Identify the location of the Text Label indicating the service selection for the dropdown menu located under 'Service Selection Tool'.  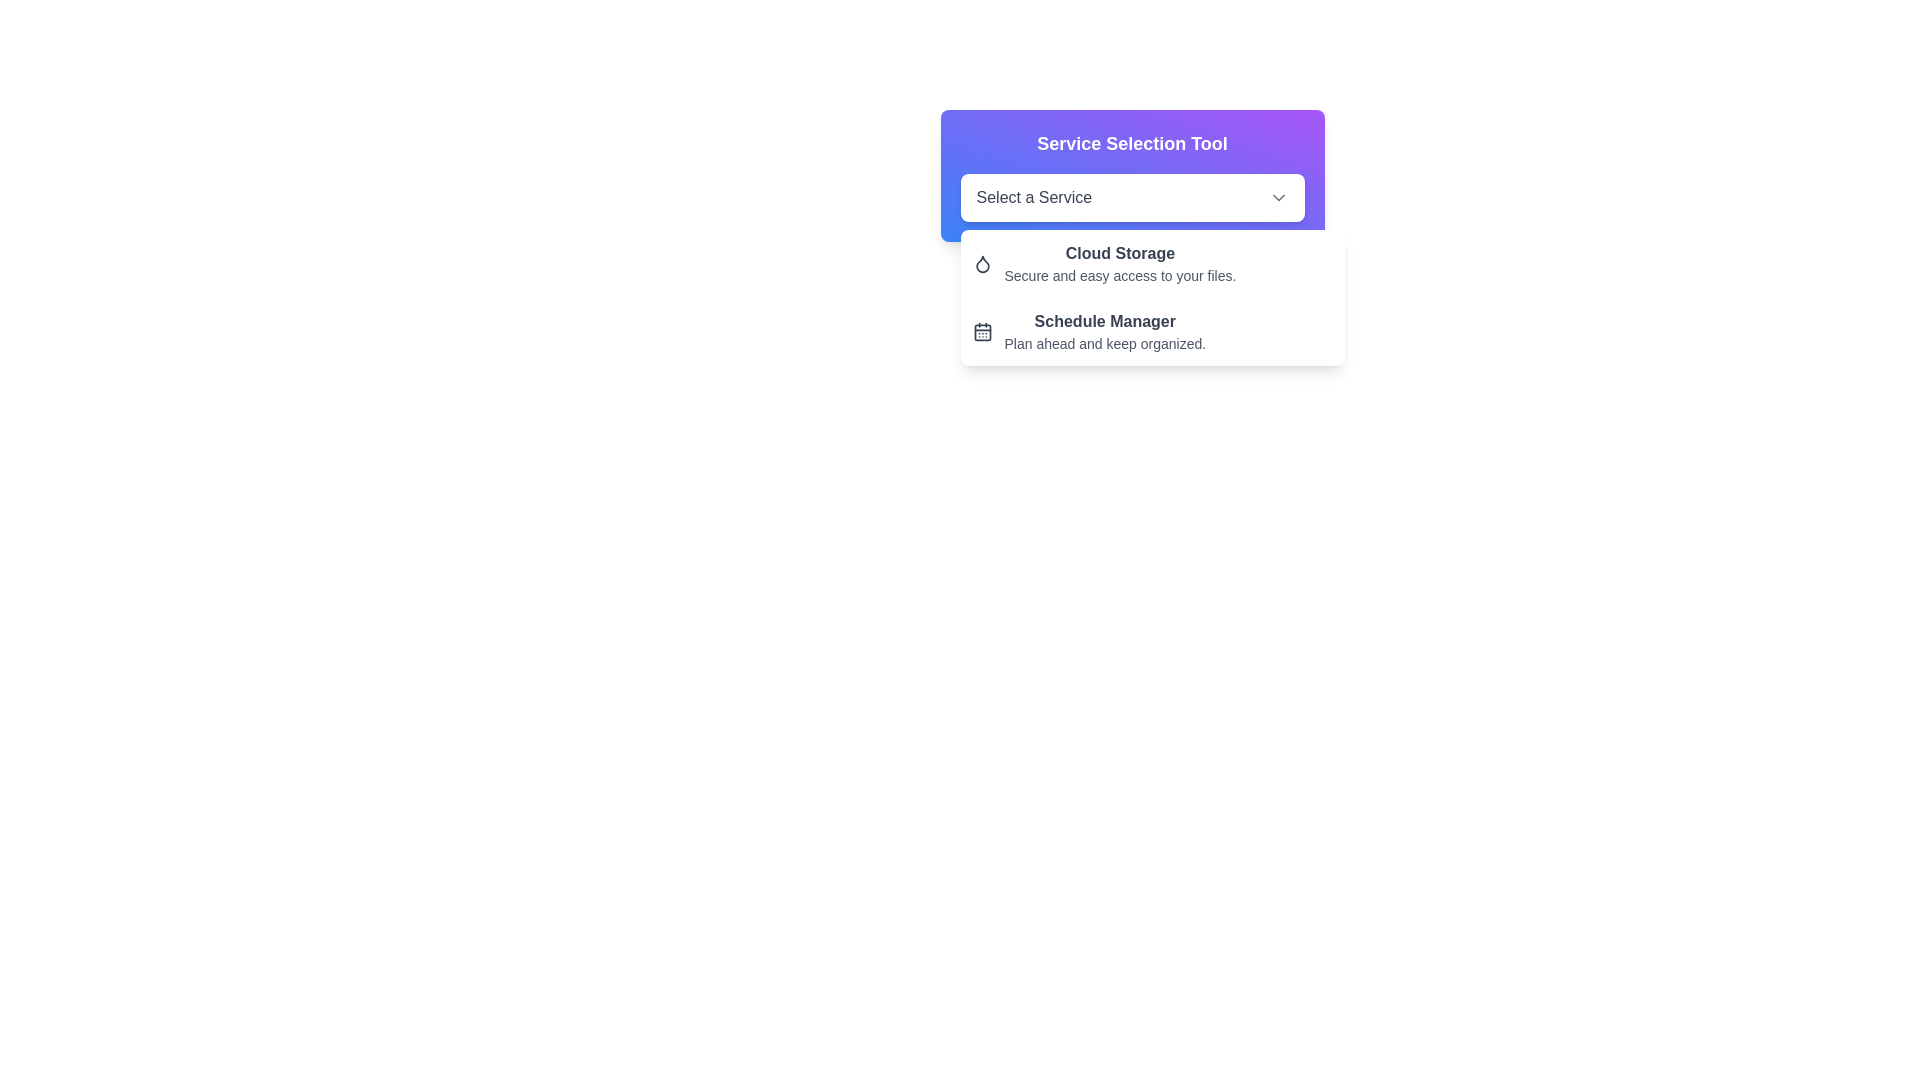
(1034, 197).